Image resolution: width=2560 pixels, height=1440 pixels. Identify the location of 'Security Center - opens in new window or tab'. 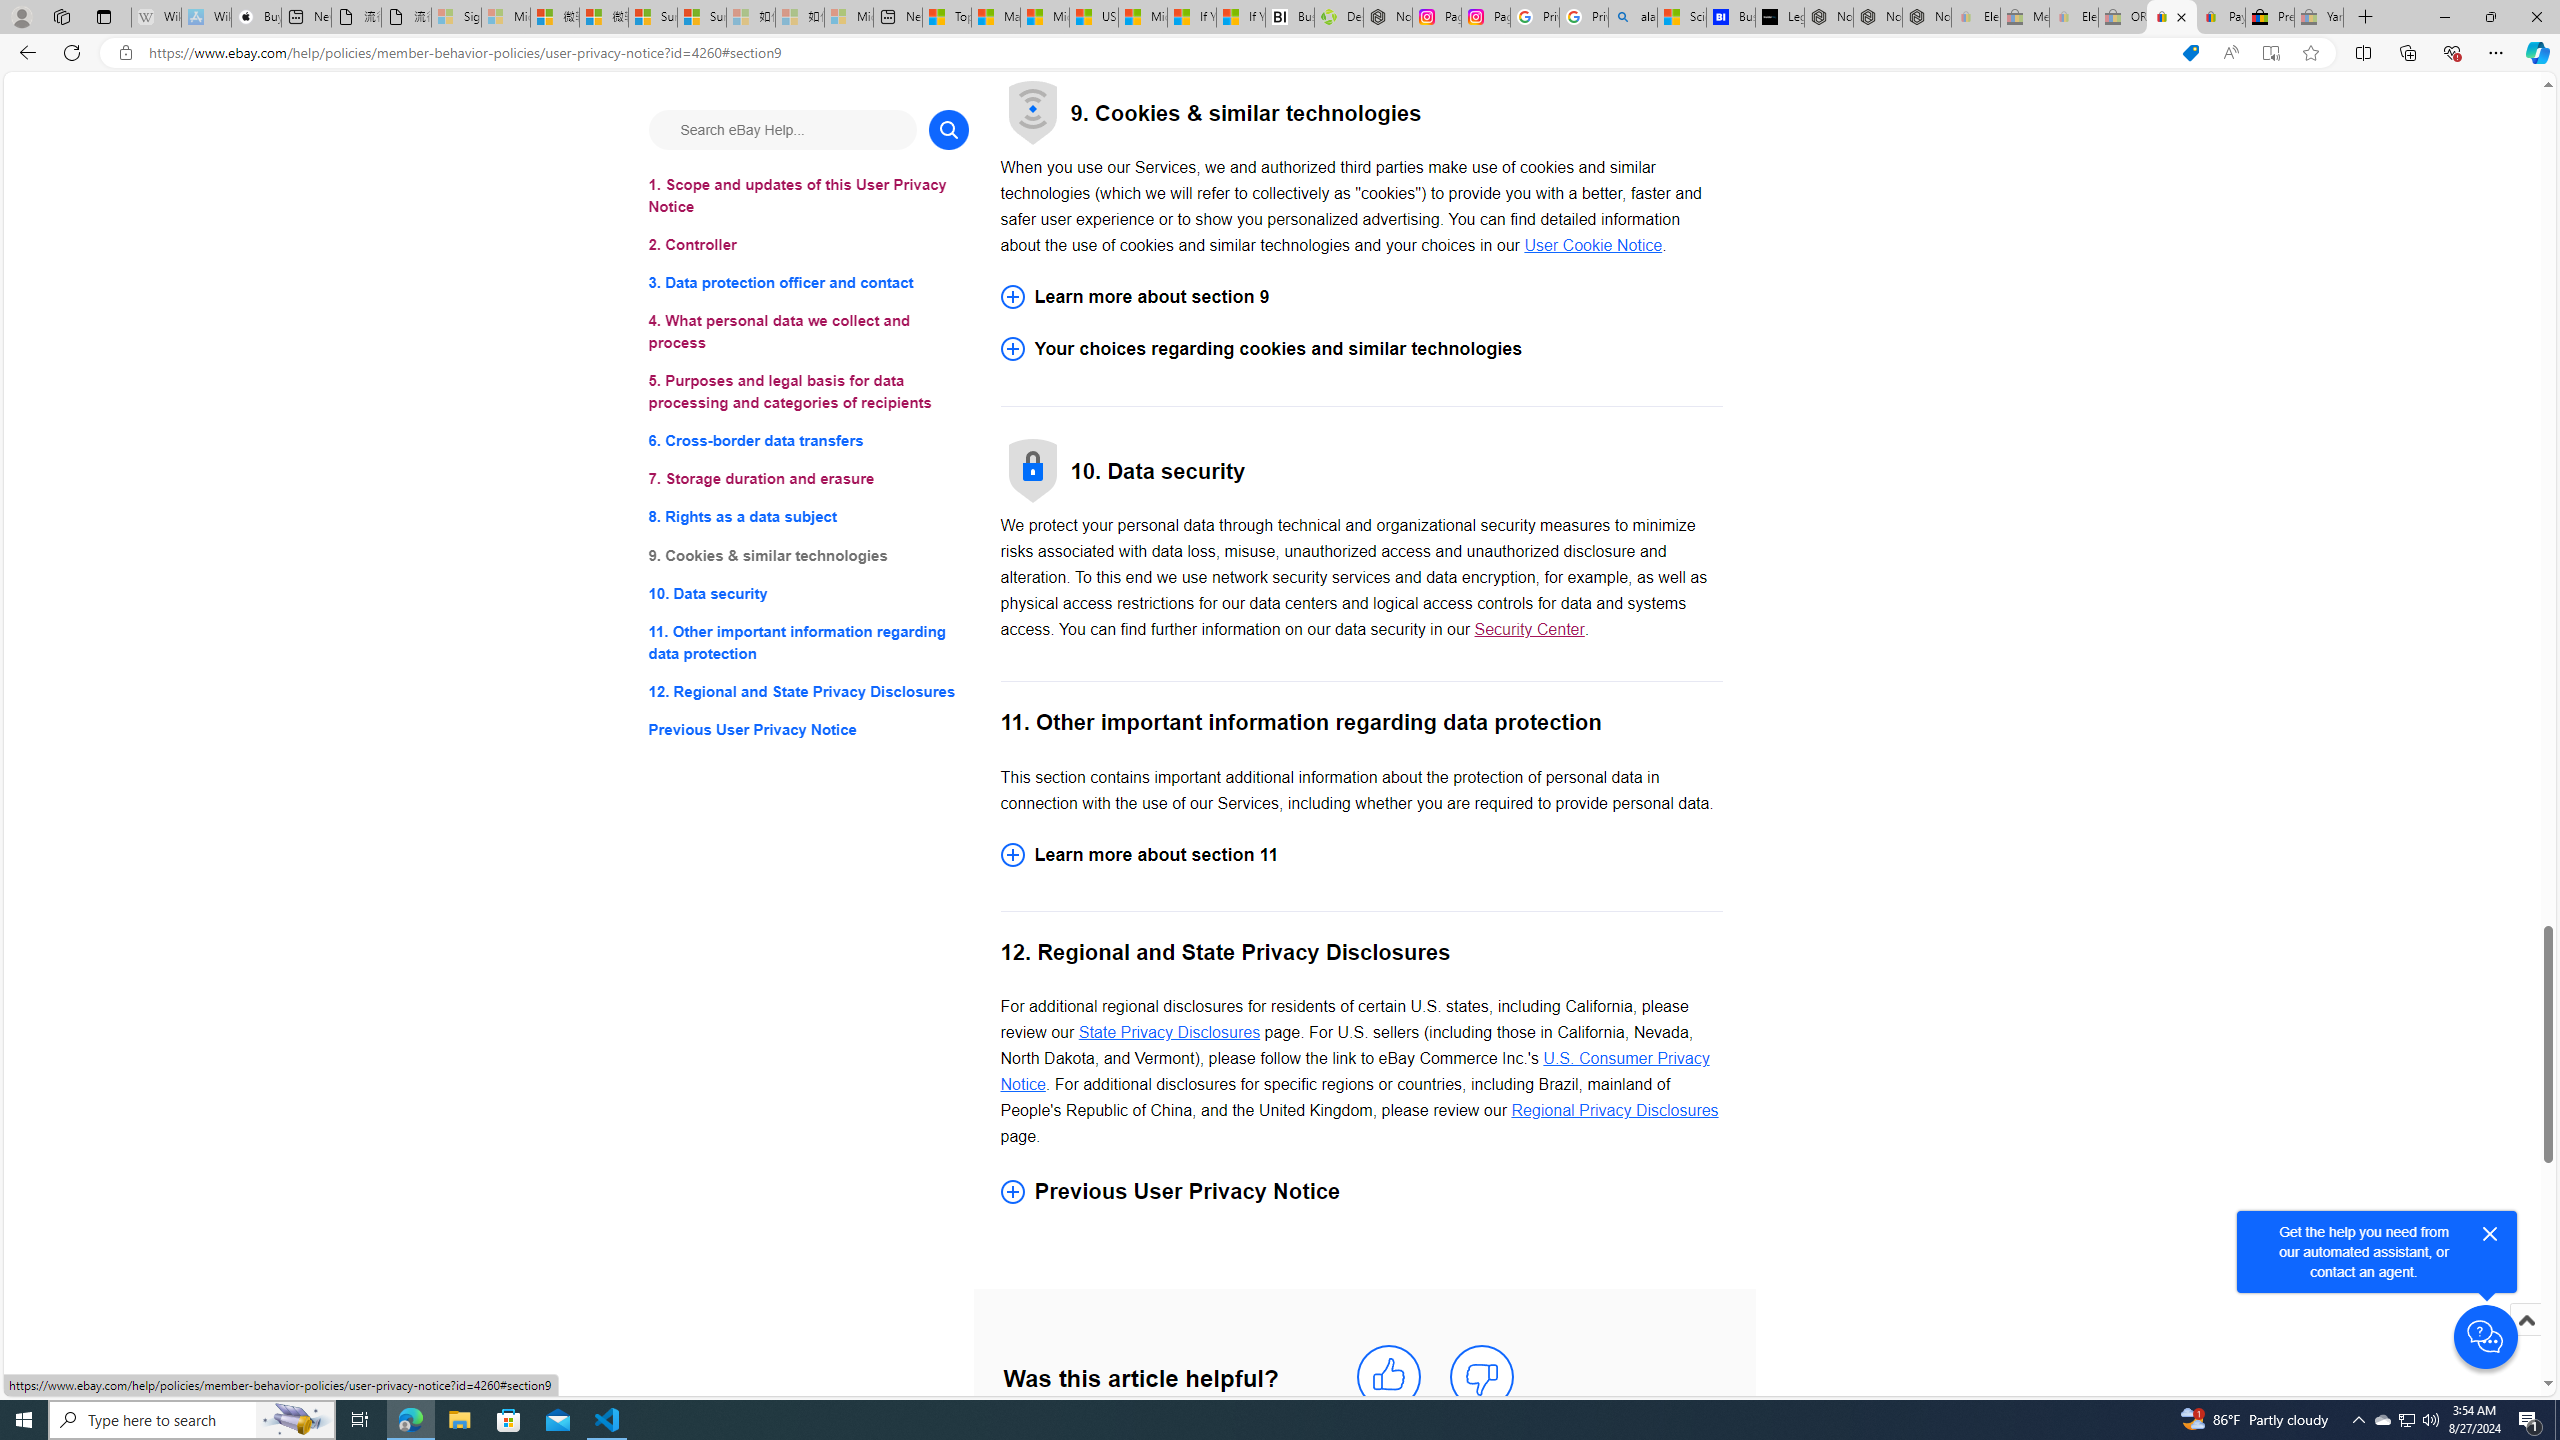
(1528, 629).